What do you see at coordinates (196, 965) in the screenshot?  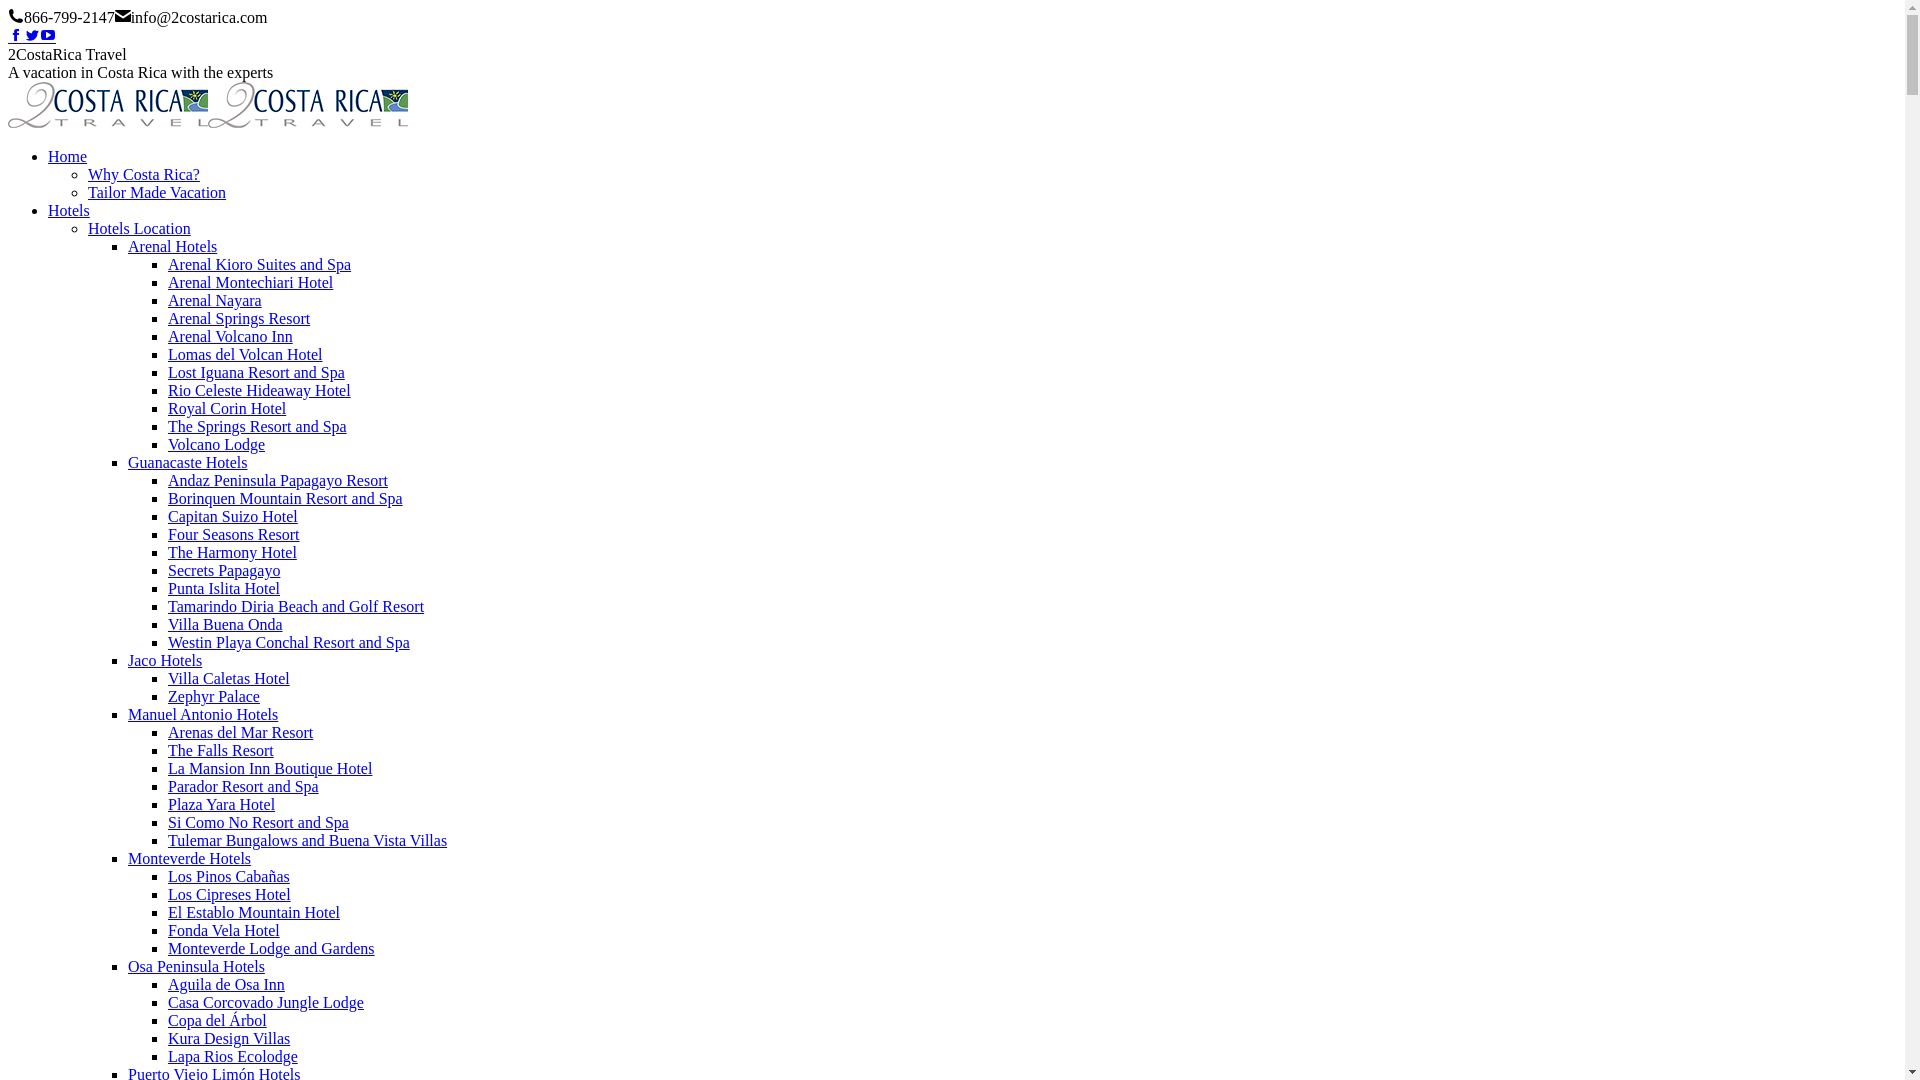 I see `'Osa Peninsula Hotels'` at bounding box center [196, 965].